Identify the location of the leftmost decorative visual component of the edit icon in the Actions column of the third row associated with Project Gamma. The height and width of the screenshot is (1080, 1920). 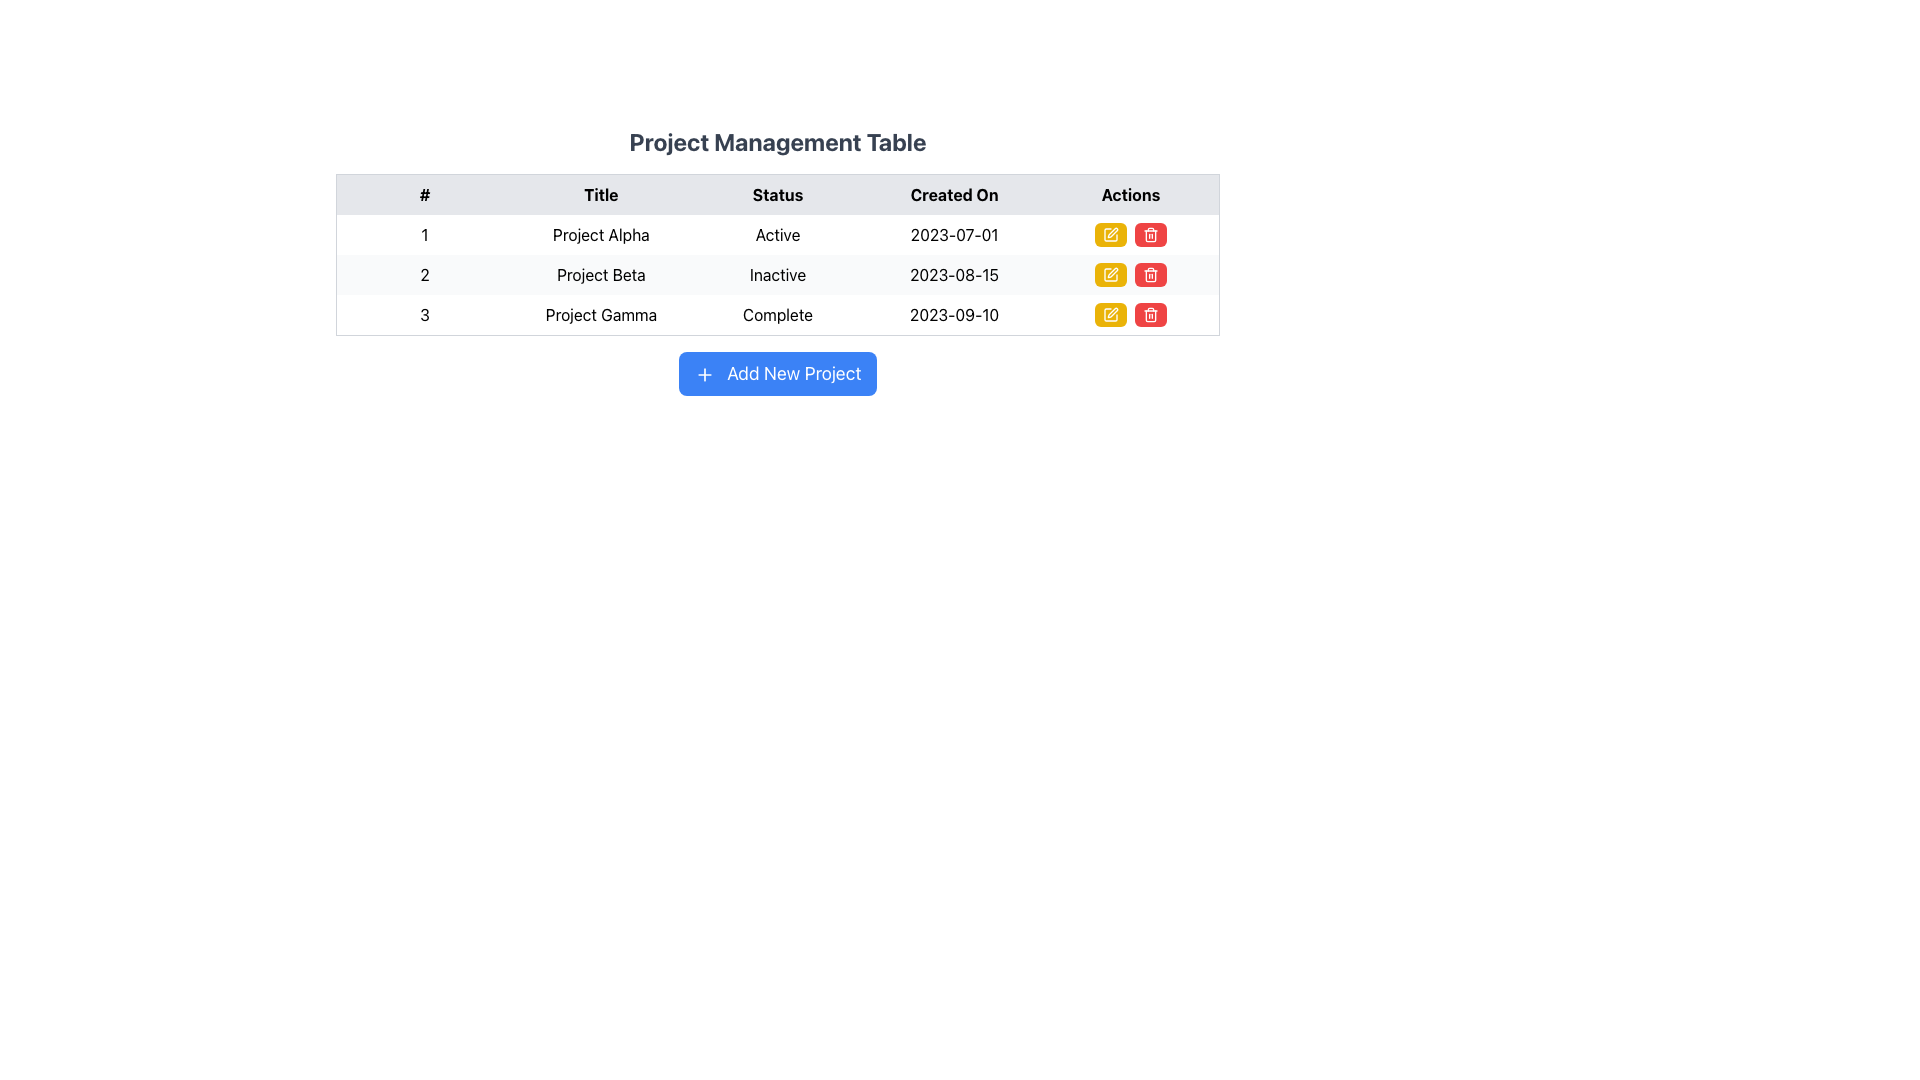
(1109, 315).